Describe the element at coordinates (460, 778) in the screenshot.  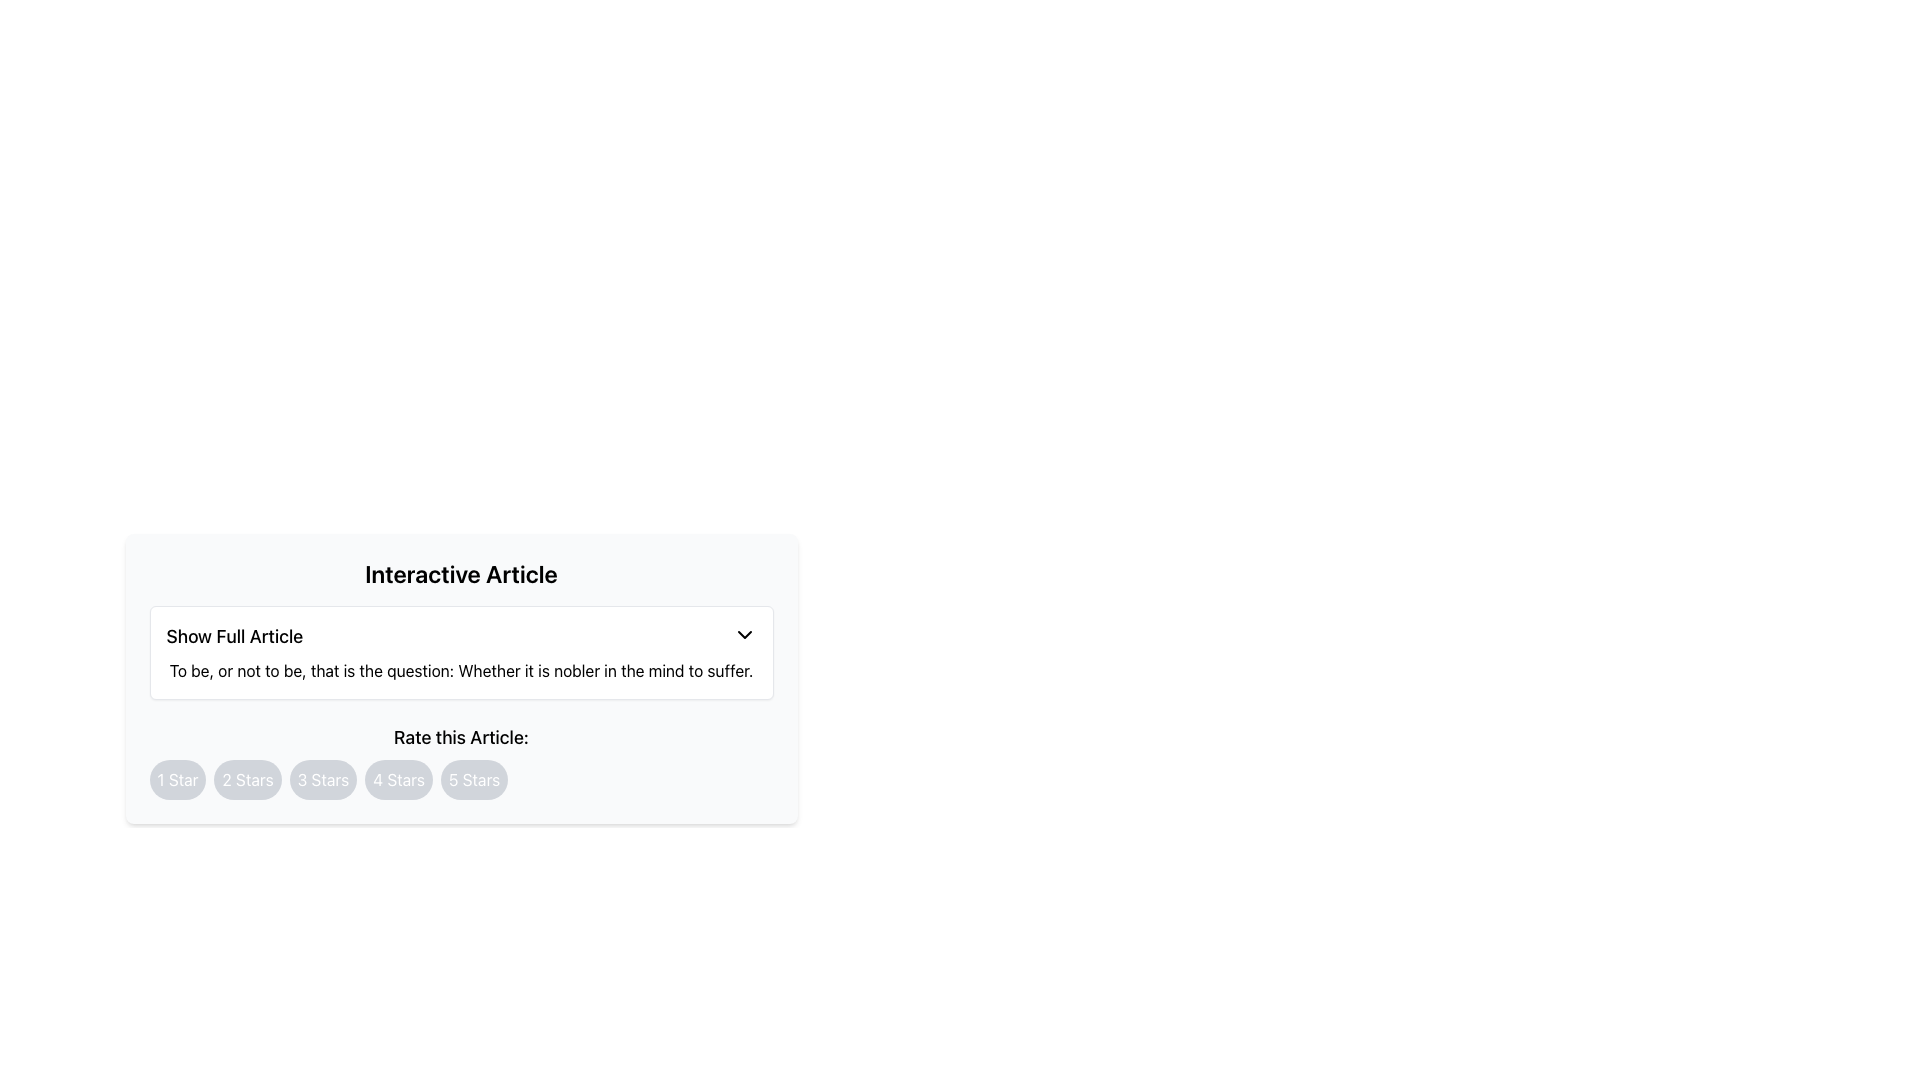
I see `the '5 Stars' button, which is the fifth circular button in a horizontal row for star ratings` at that location.